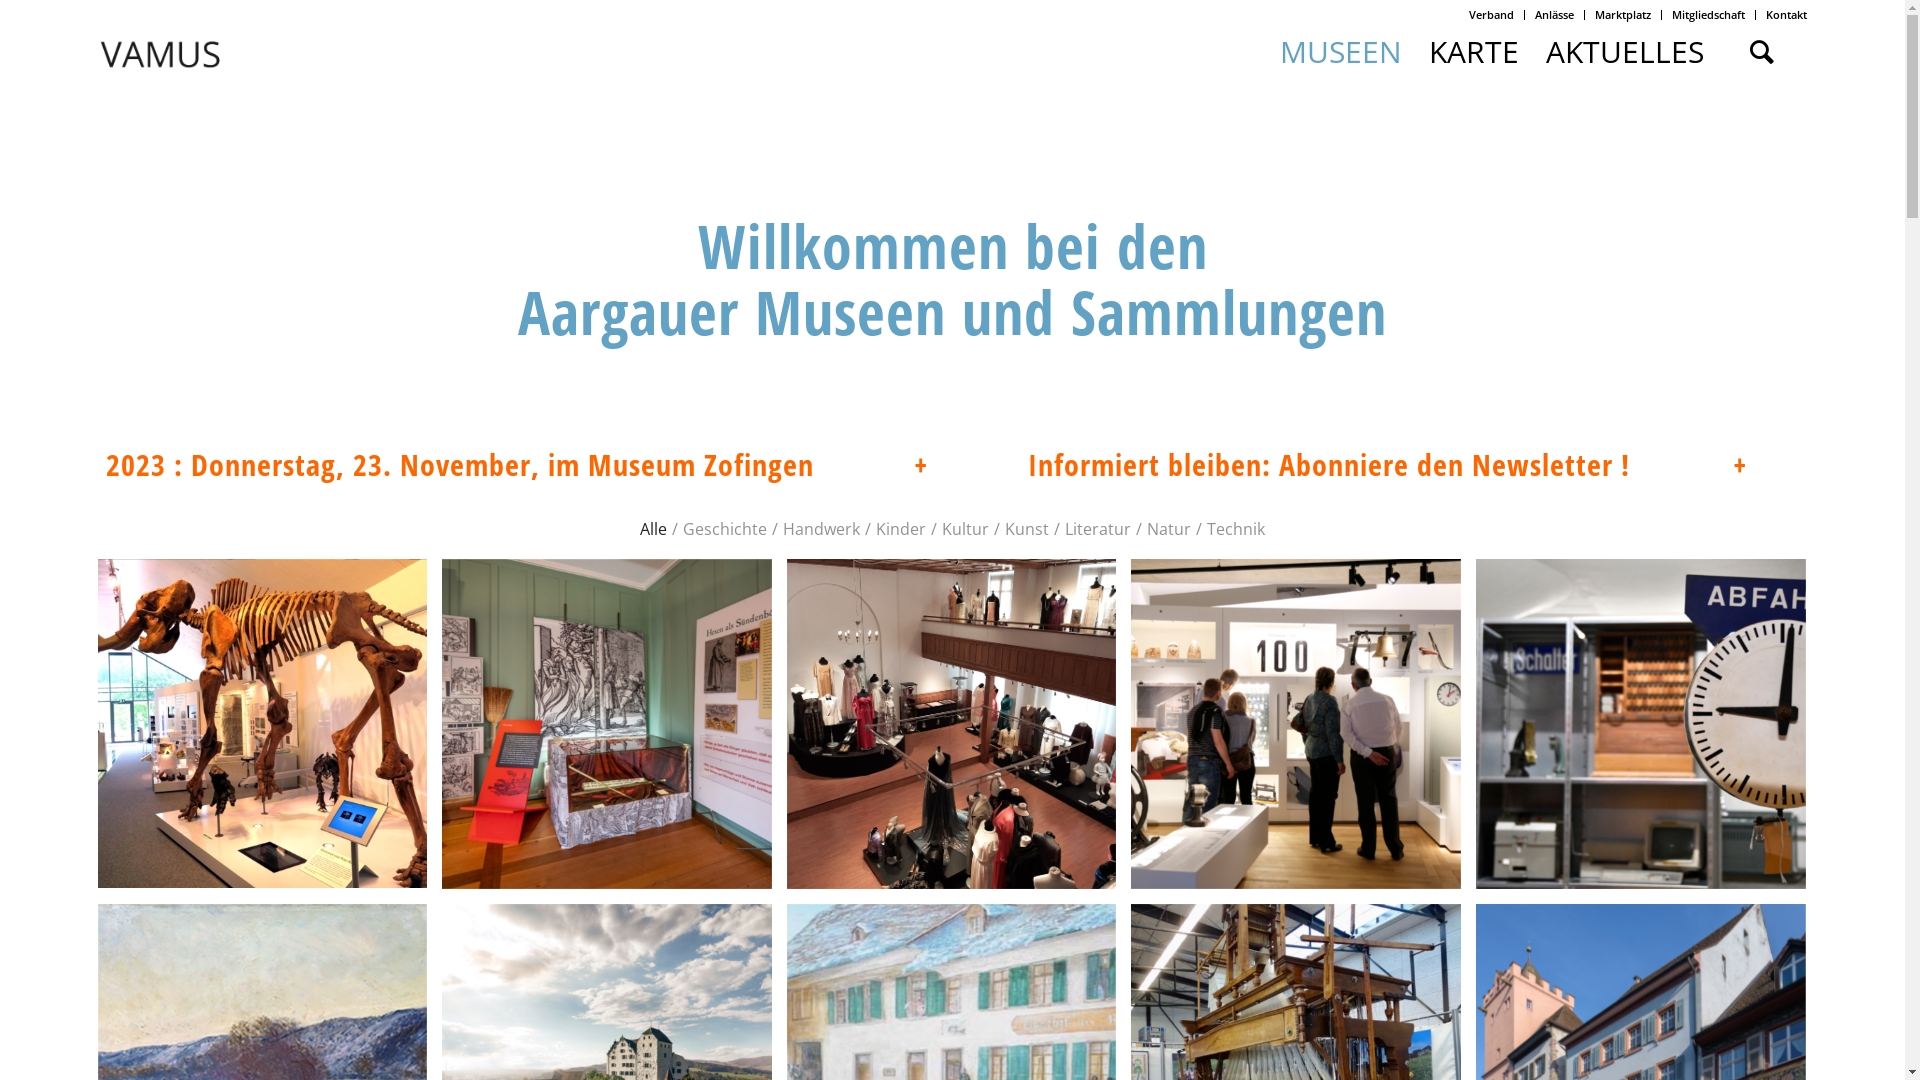 The image size is (1920, 1080). I want to click on 'Mitgliedschaft', so click(1707, 14).